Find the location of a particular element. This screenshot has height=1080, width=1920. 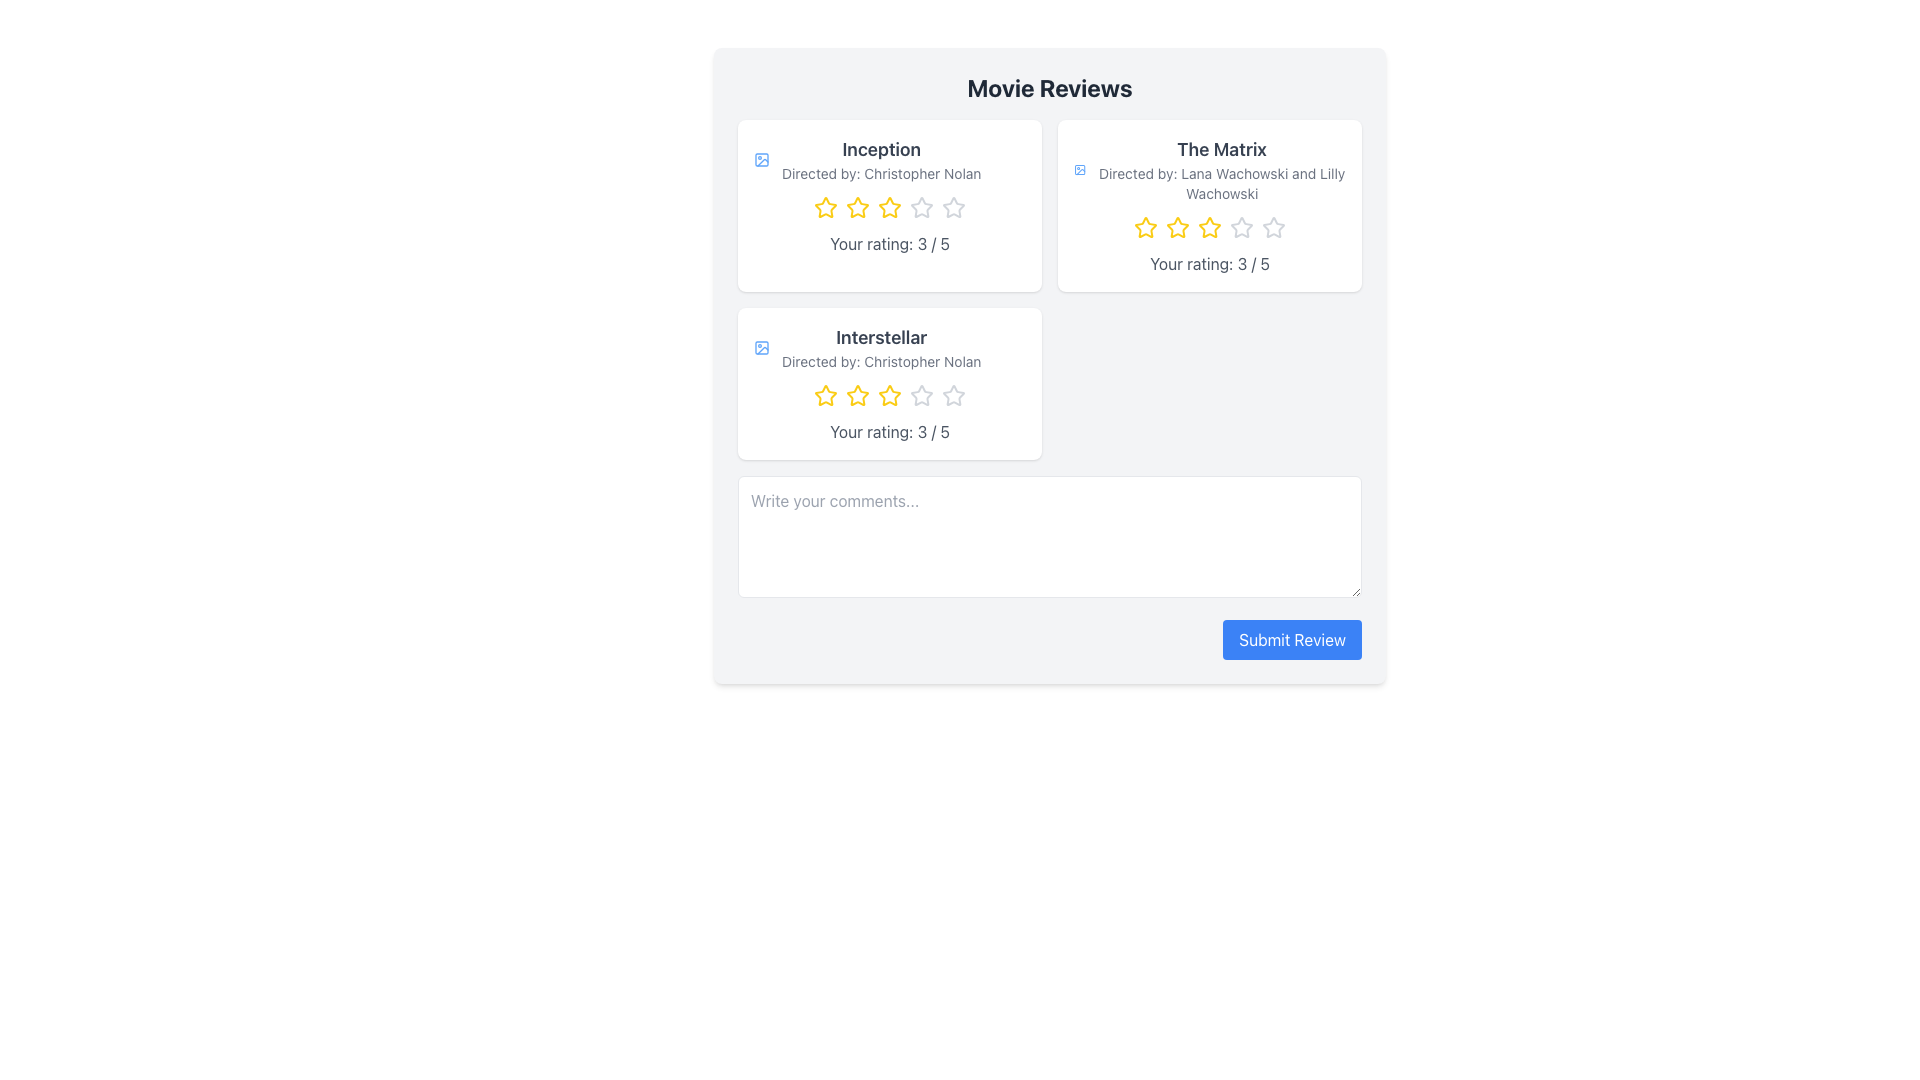

the second star icon in the horizontal row of five stars used for rating in the 'Inception' review card to set or modify the rating is located at coordinates (858, 207).